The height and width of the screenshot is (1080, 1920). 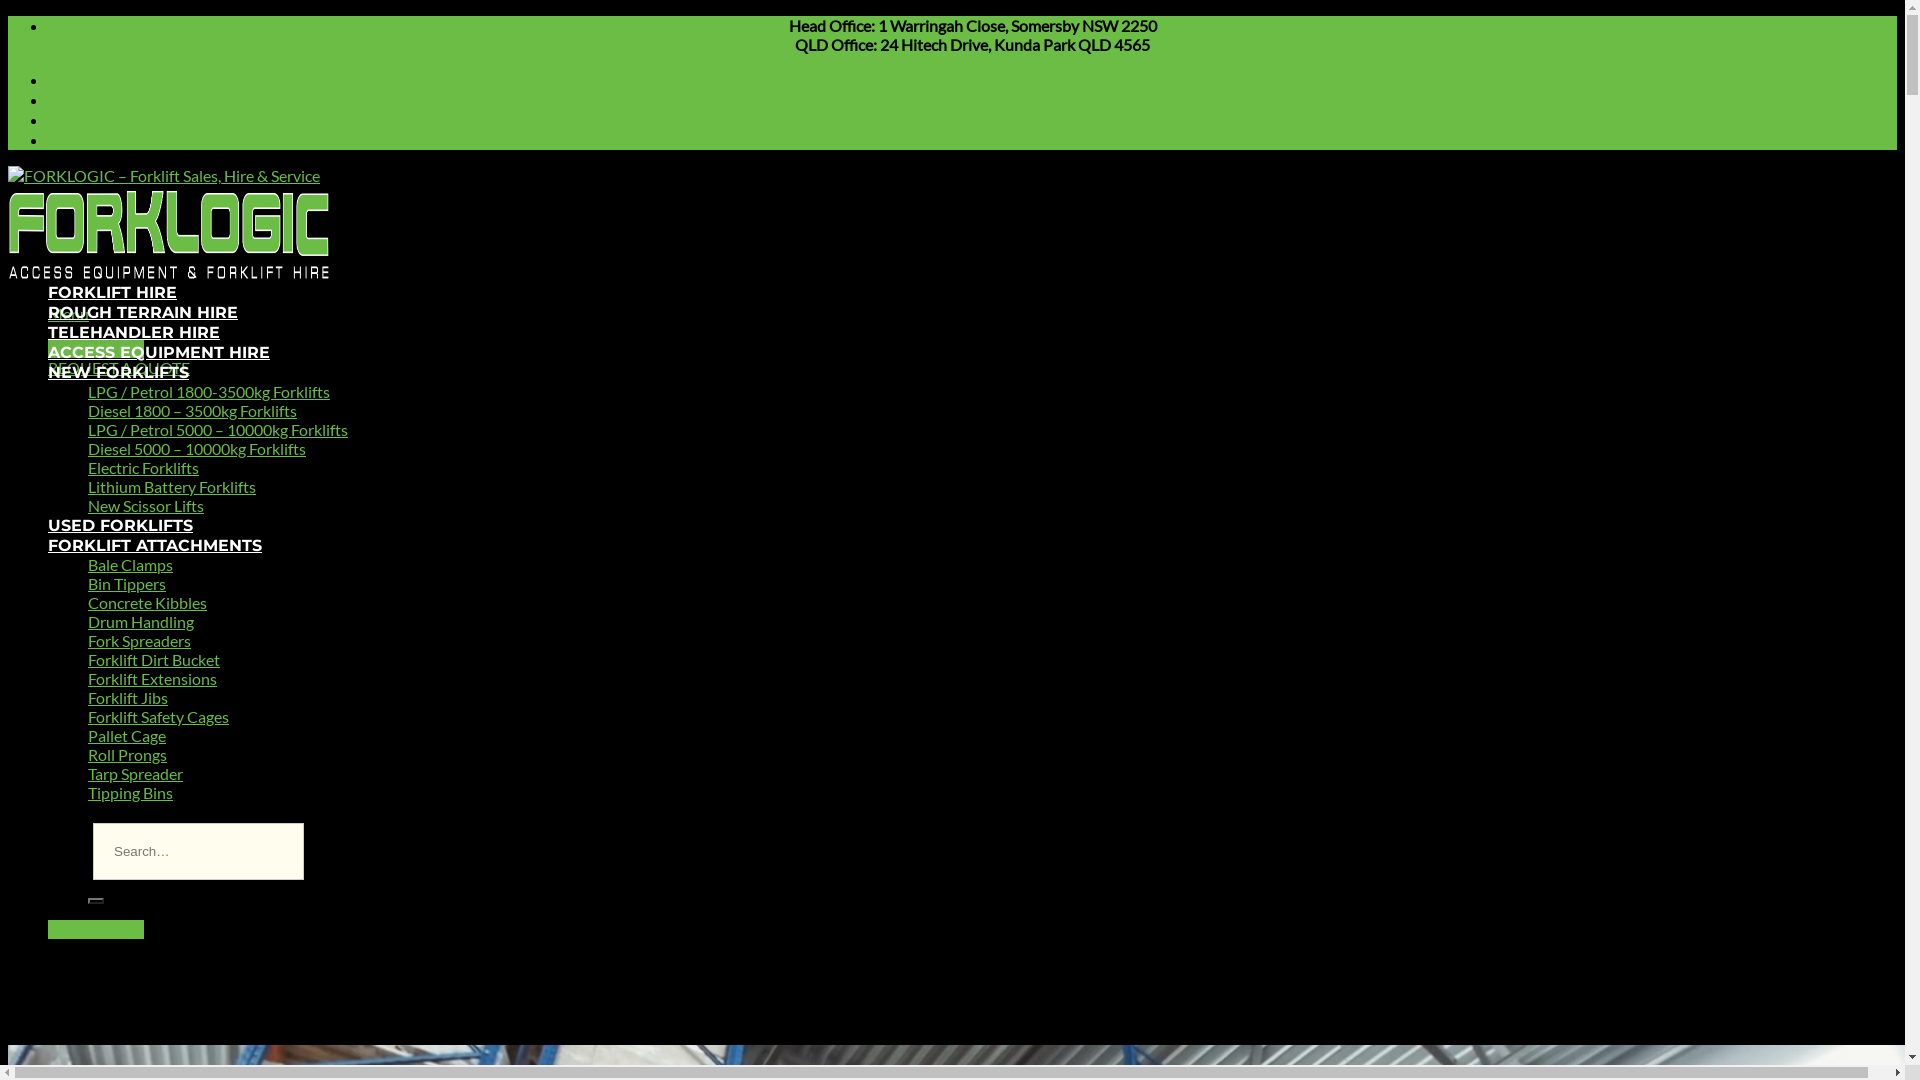 What do you see at coordinates (86, 772) in the screenshot?
I see `'Tarp Spreader'` at bounding box center [86, 772].